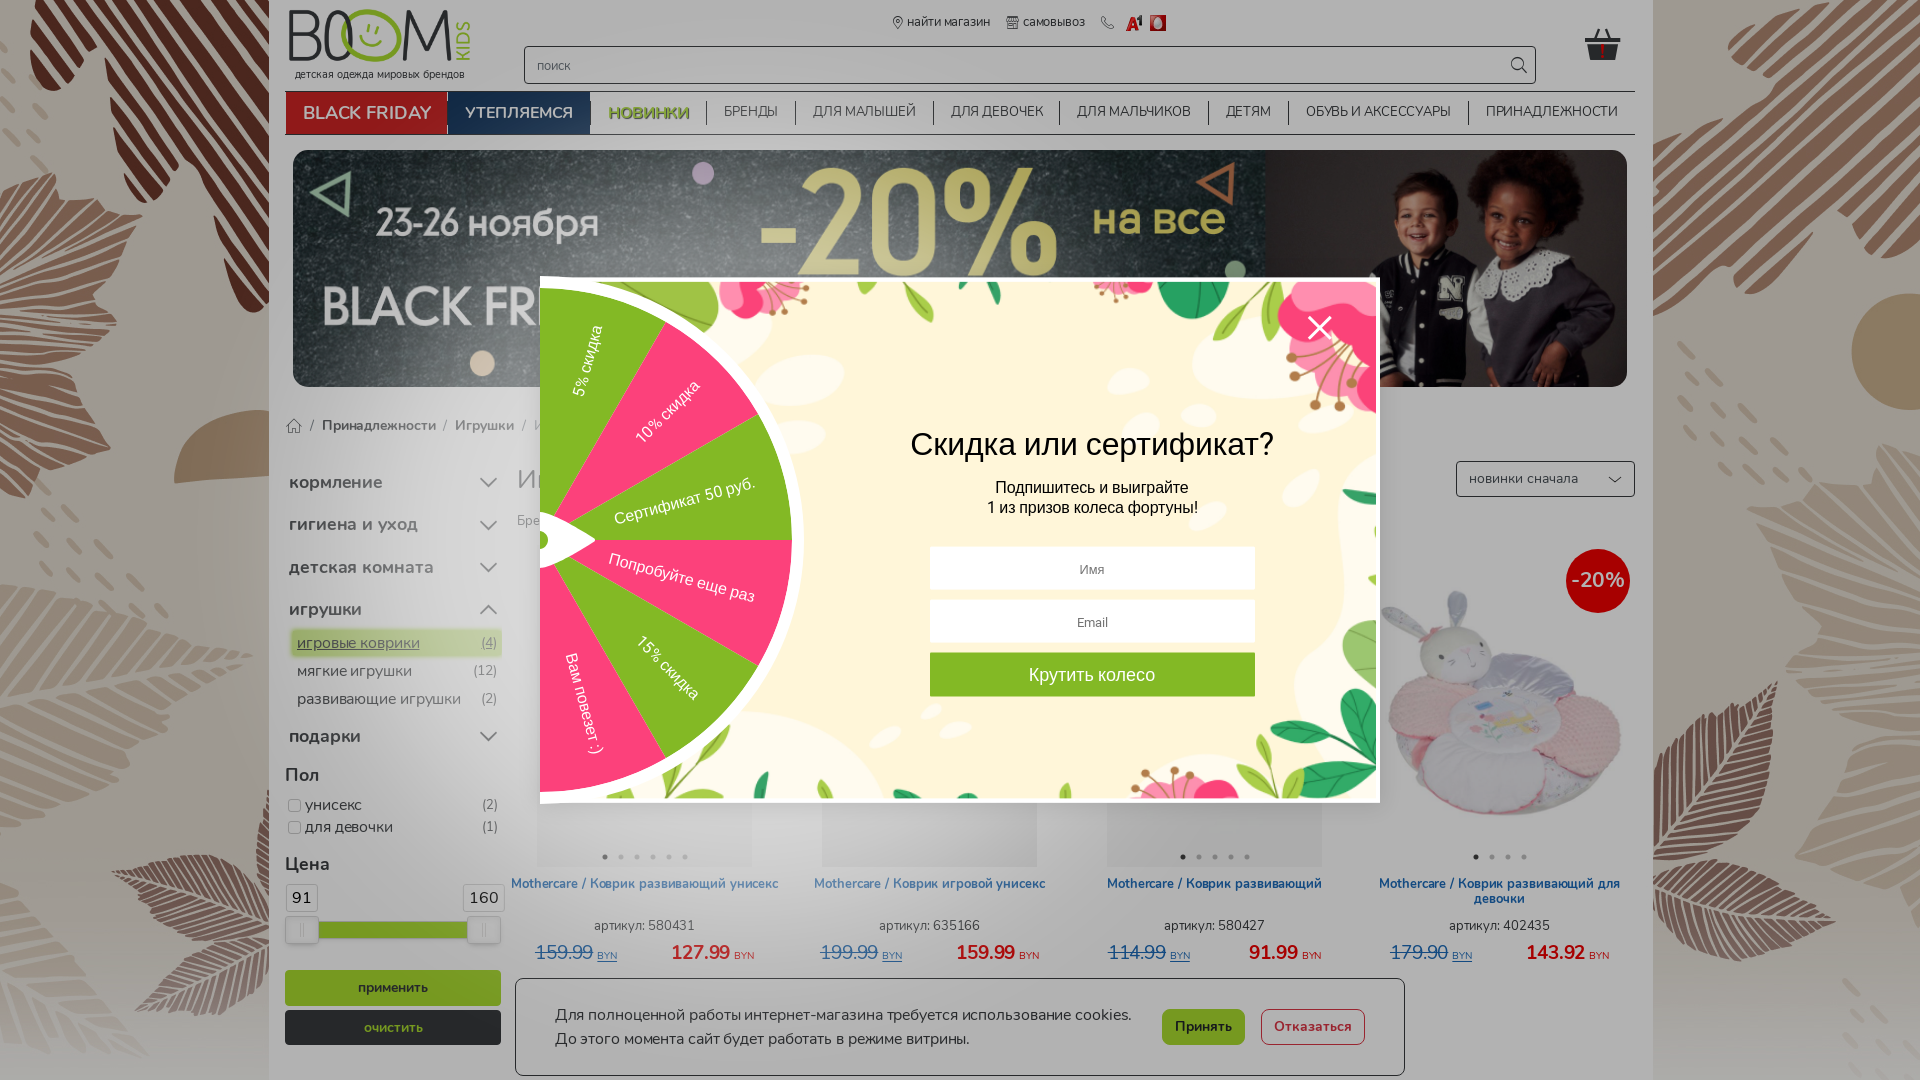  Describe the element at coordinates (1492, 855) in the screenshot. I see `'2'` at that location.